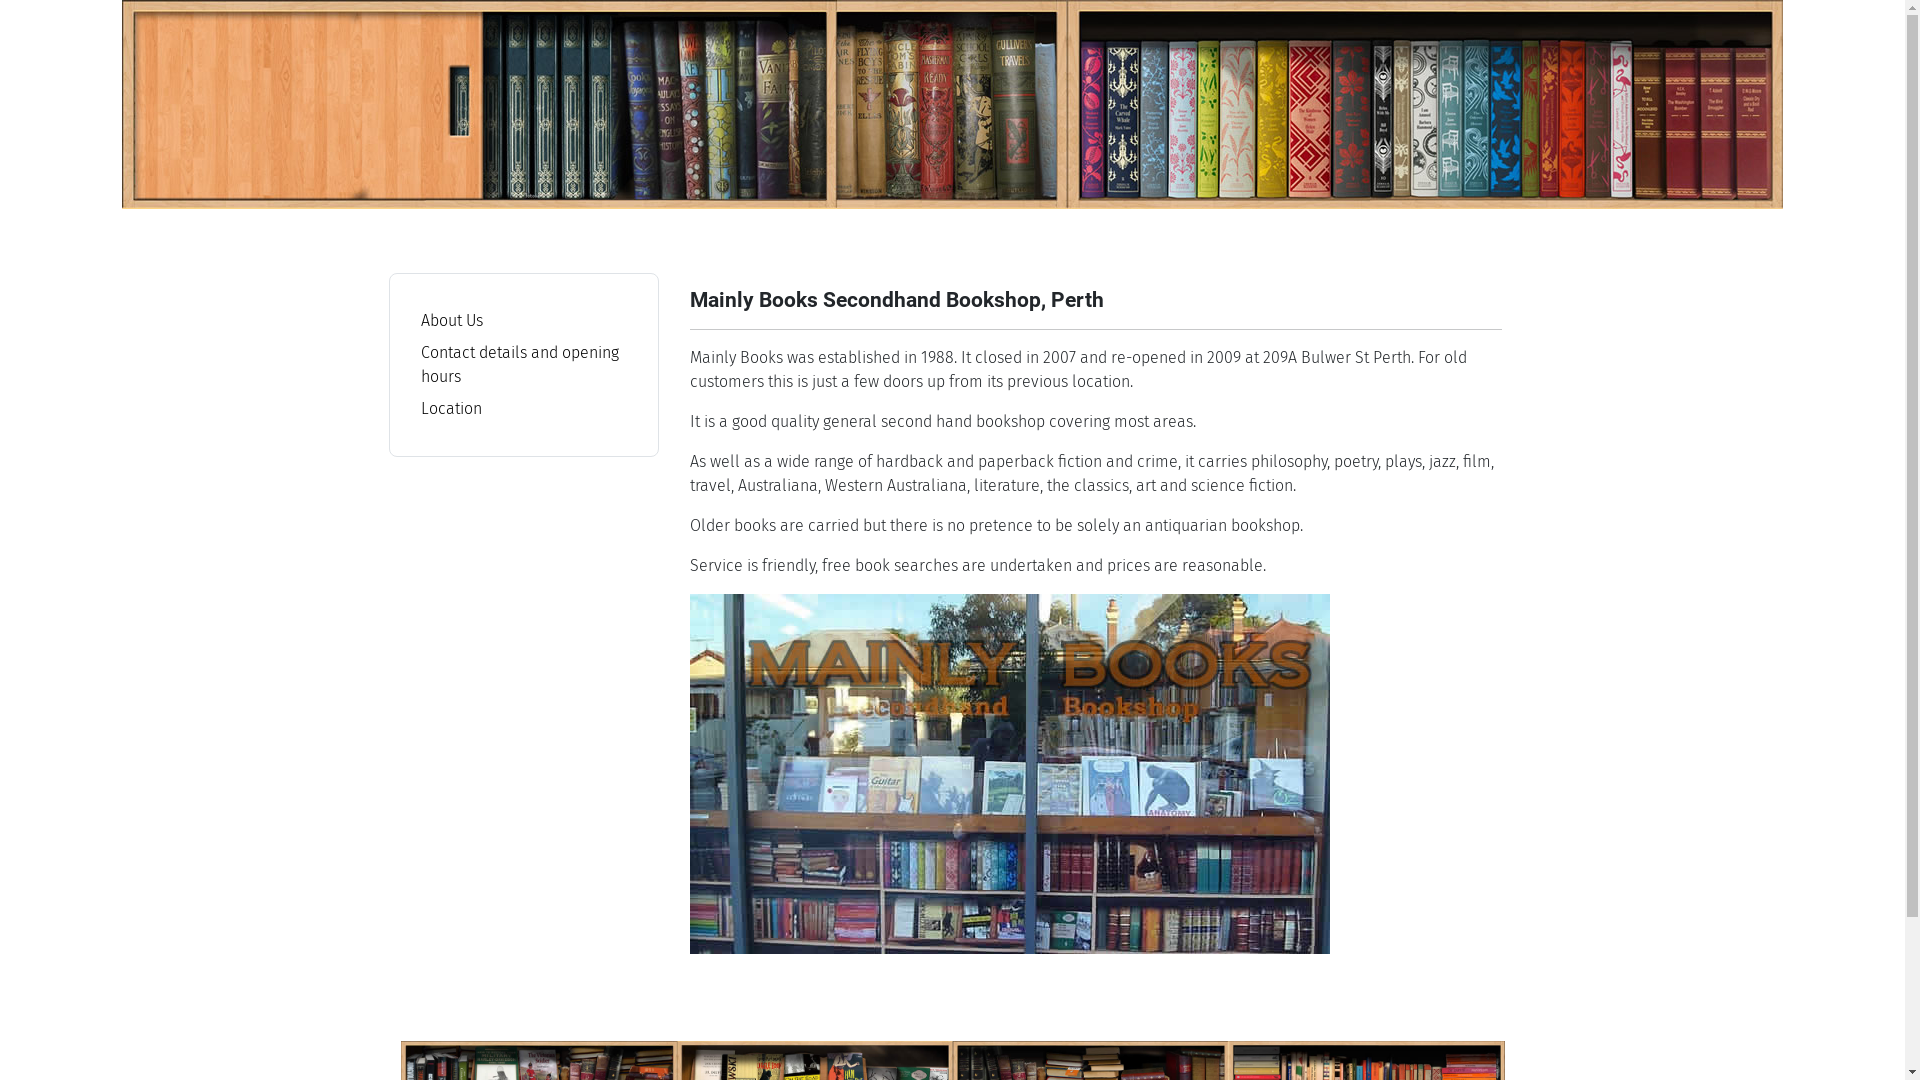 This screenshot has height=1080, width=1920. Describe the element at coordinates (449, 407) in the screenshot. I see `'Location'` at that location.